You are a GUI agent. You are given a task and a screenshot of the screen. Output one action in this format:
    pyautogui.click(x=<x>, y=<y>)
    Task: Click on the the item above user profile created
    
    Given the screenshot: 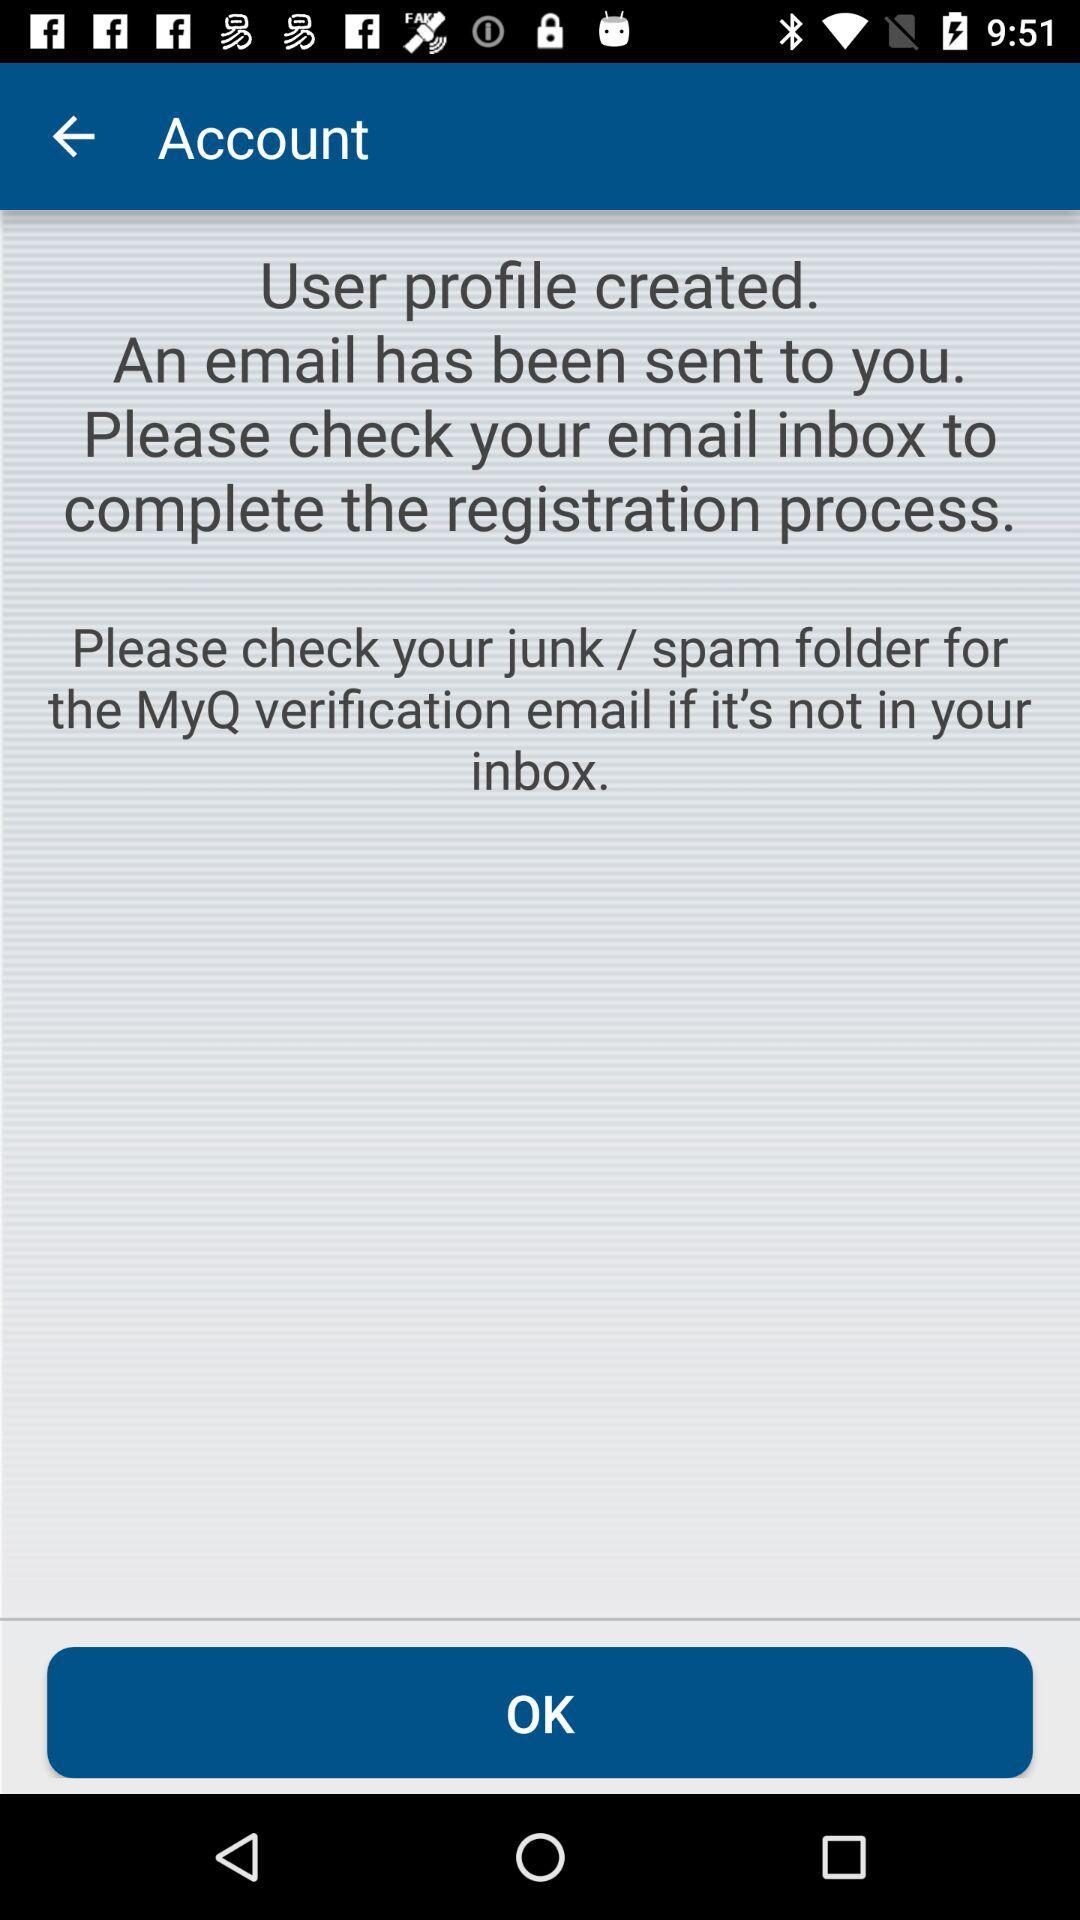 What is the action you would take?
    pyautogui.click(x=72, y=135)
    